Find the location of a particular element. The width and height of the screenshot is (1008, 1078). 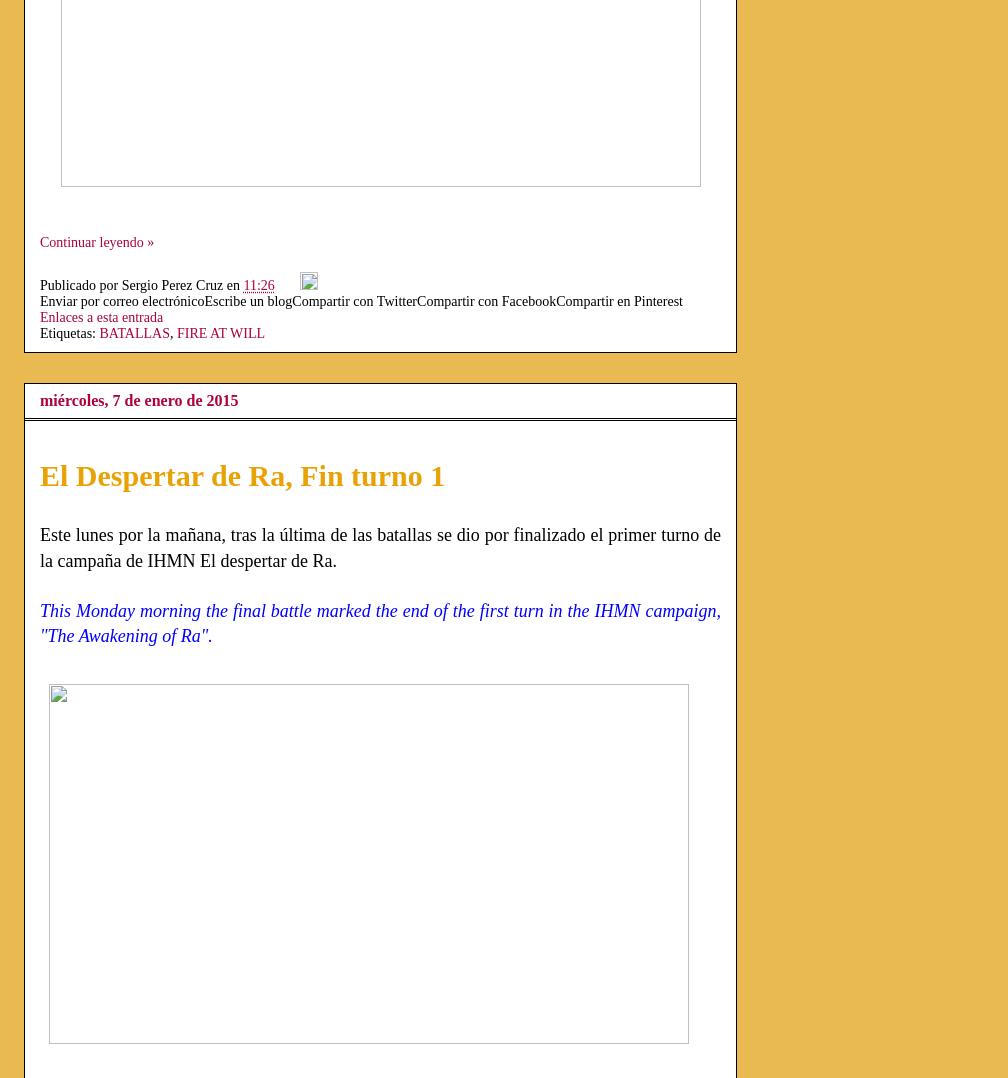

'Enviar por correo electrónico' is located at coordinates (40, 301).